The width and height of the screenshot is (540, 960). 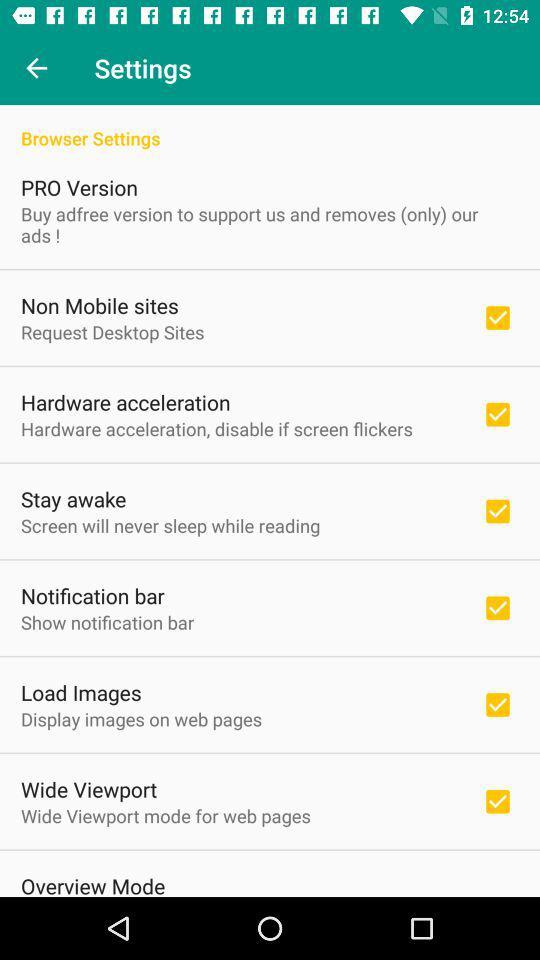 I want to click on display images on item, so click(x=140, y=719).